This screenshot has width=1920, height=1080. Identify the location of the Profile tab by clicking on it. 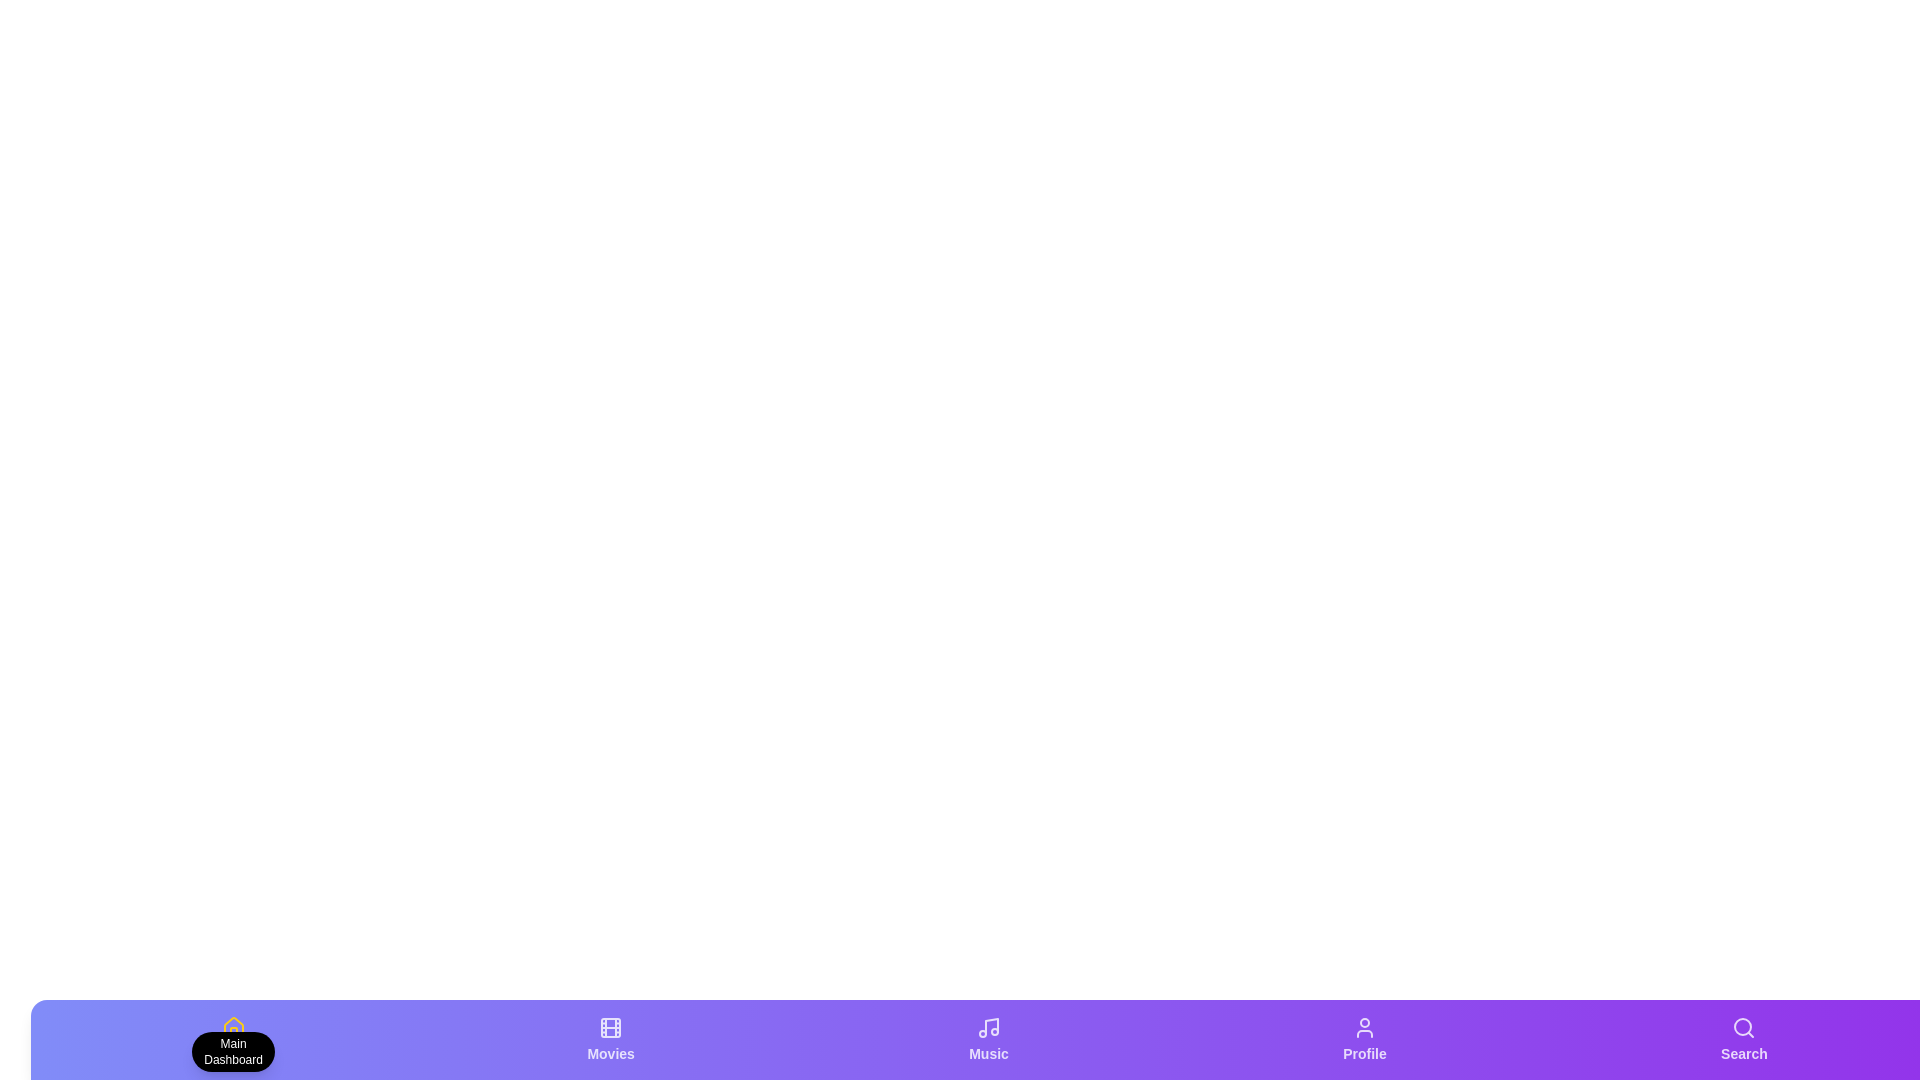
(1362, 1039).